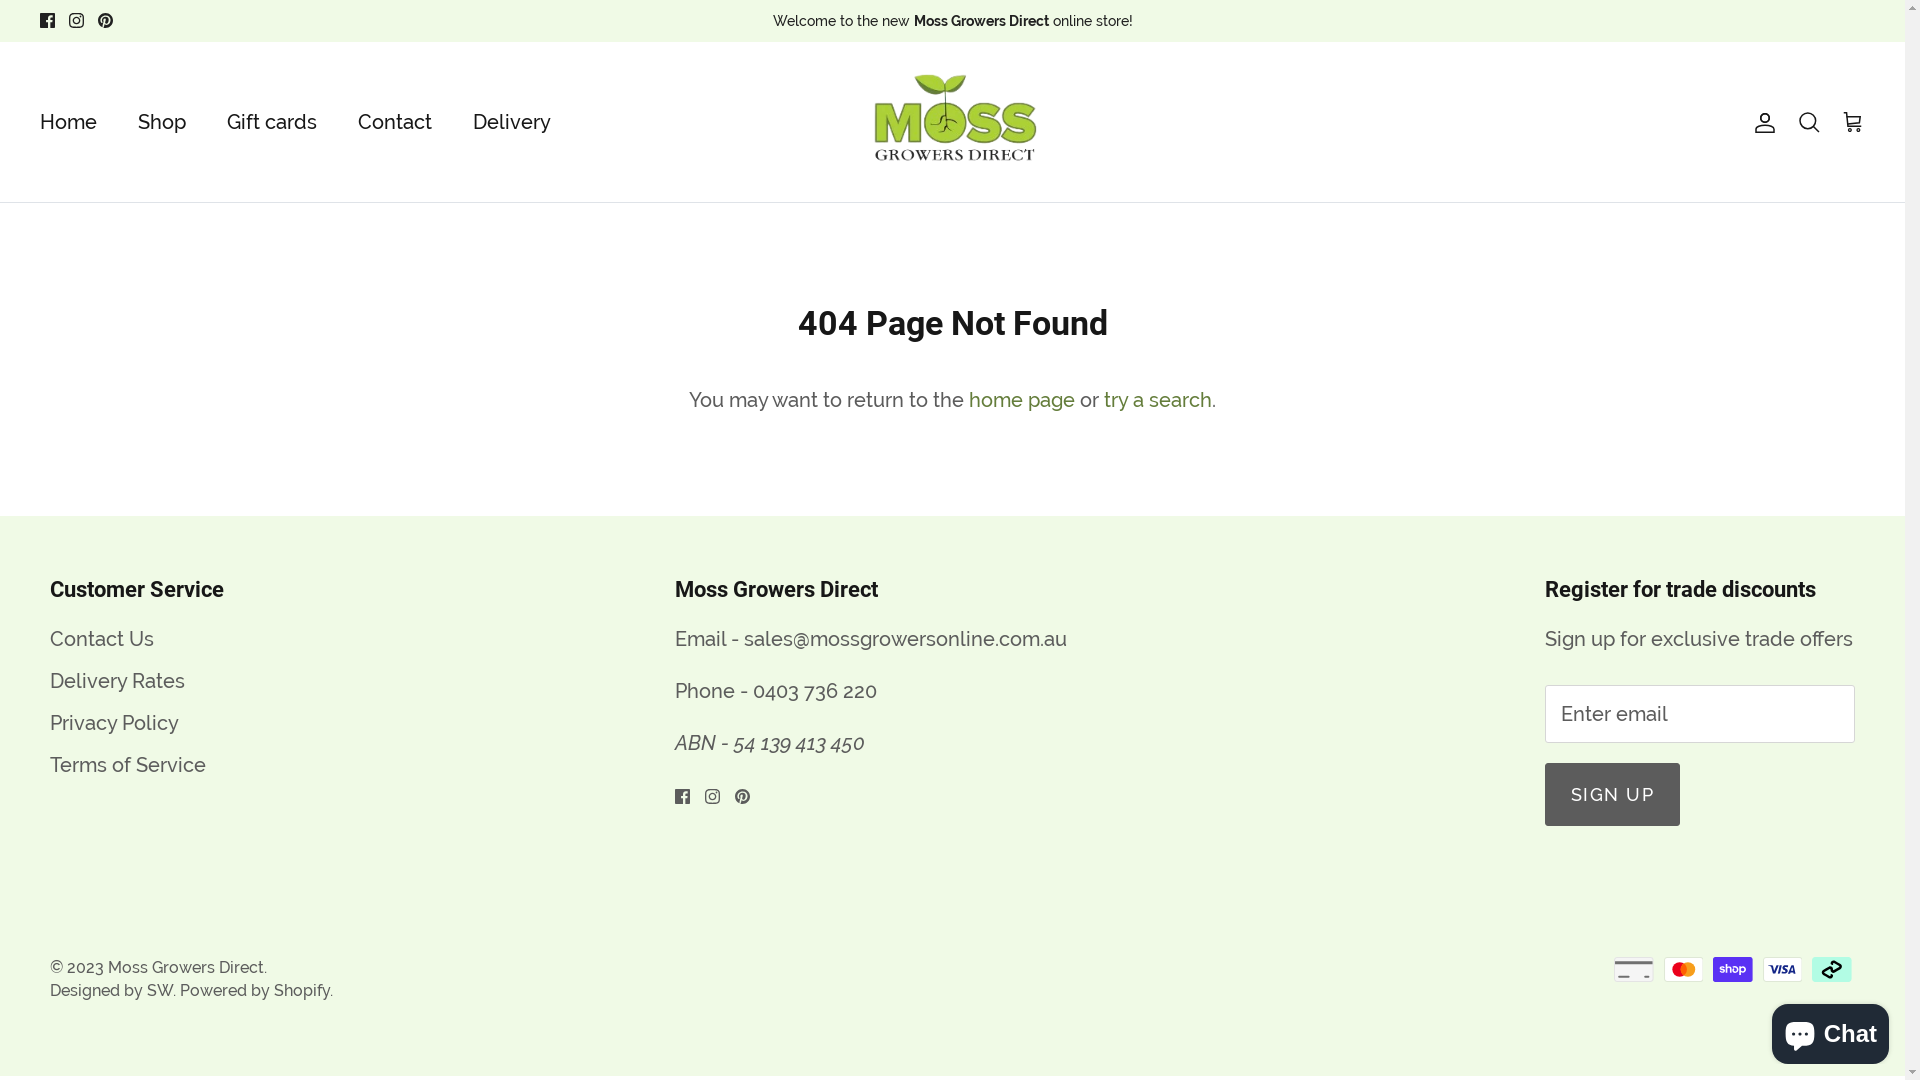 Image resolution: width=1920 pixels, height=1080 pixels. I want to click on 'Shopify online store chat', so click(1830, 1029).